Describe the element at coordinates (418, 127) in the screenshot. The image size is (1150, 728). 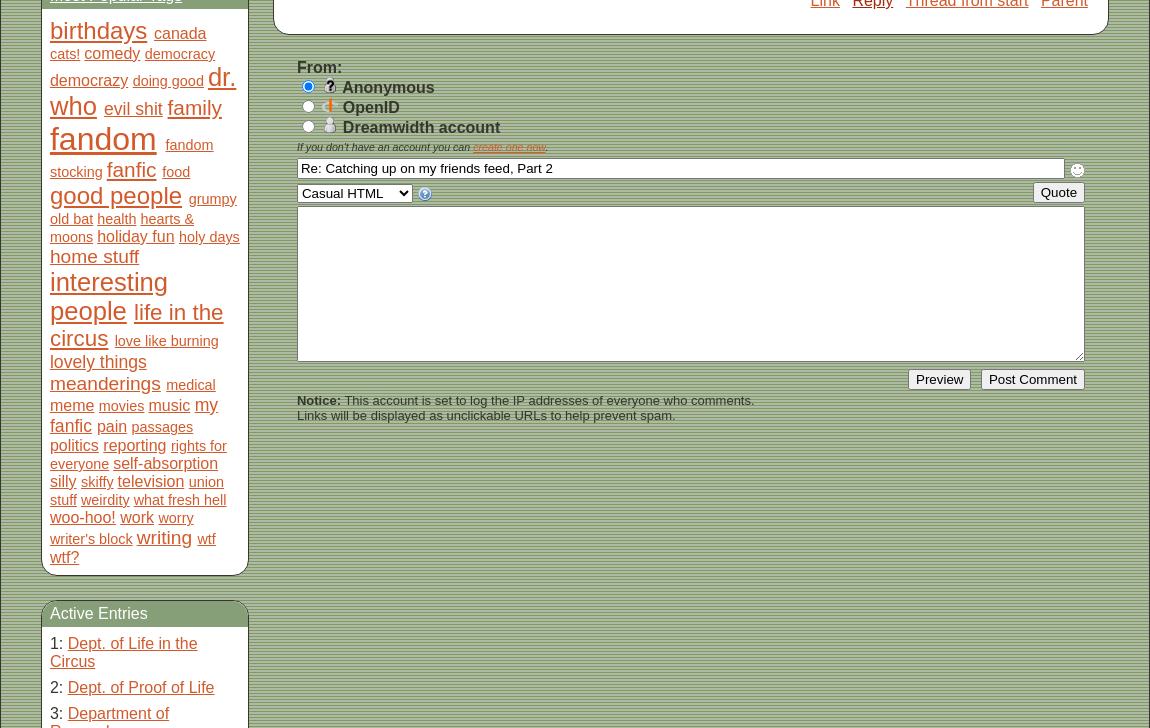
I see `'Dreamwidth account'` at that location.